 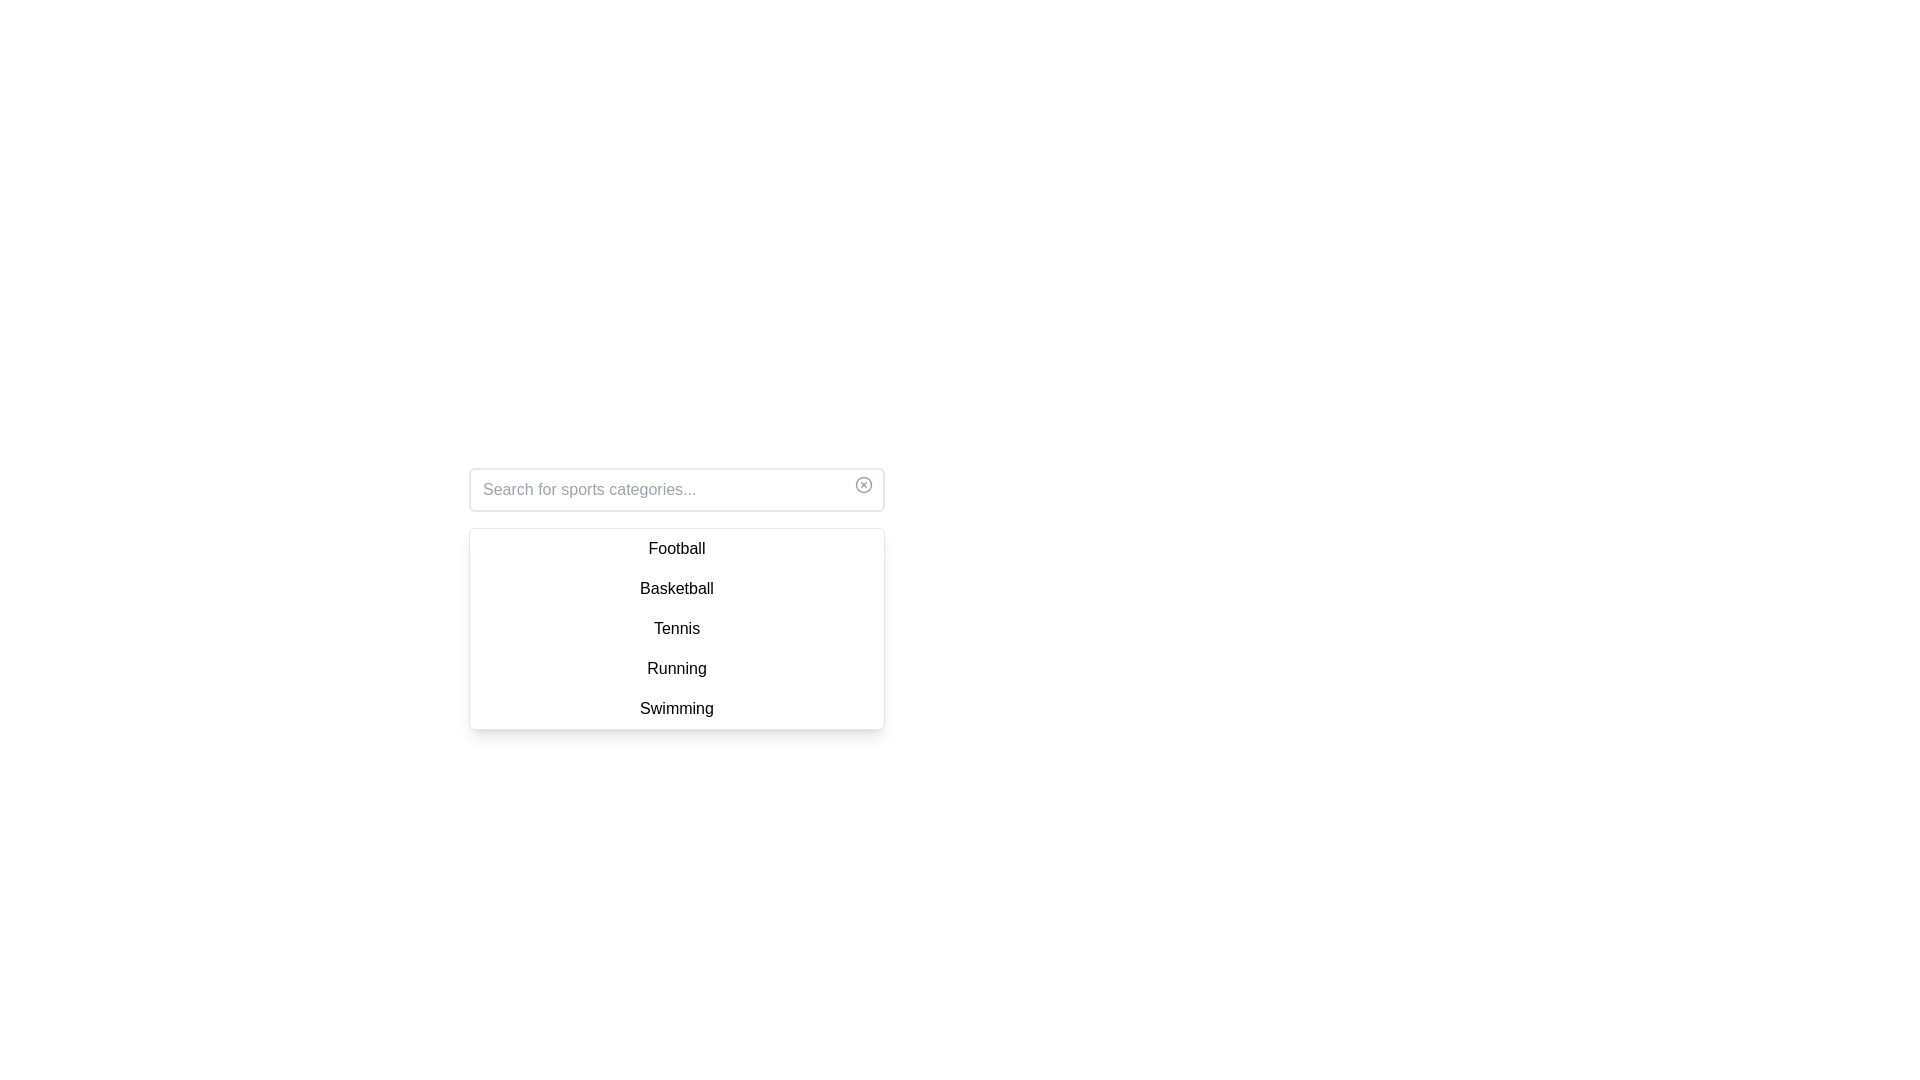 I want to click on the 'Running' option in the dropdown menu, so click(x=676, y=668).